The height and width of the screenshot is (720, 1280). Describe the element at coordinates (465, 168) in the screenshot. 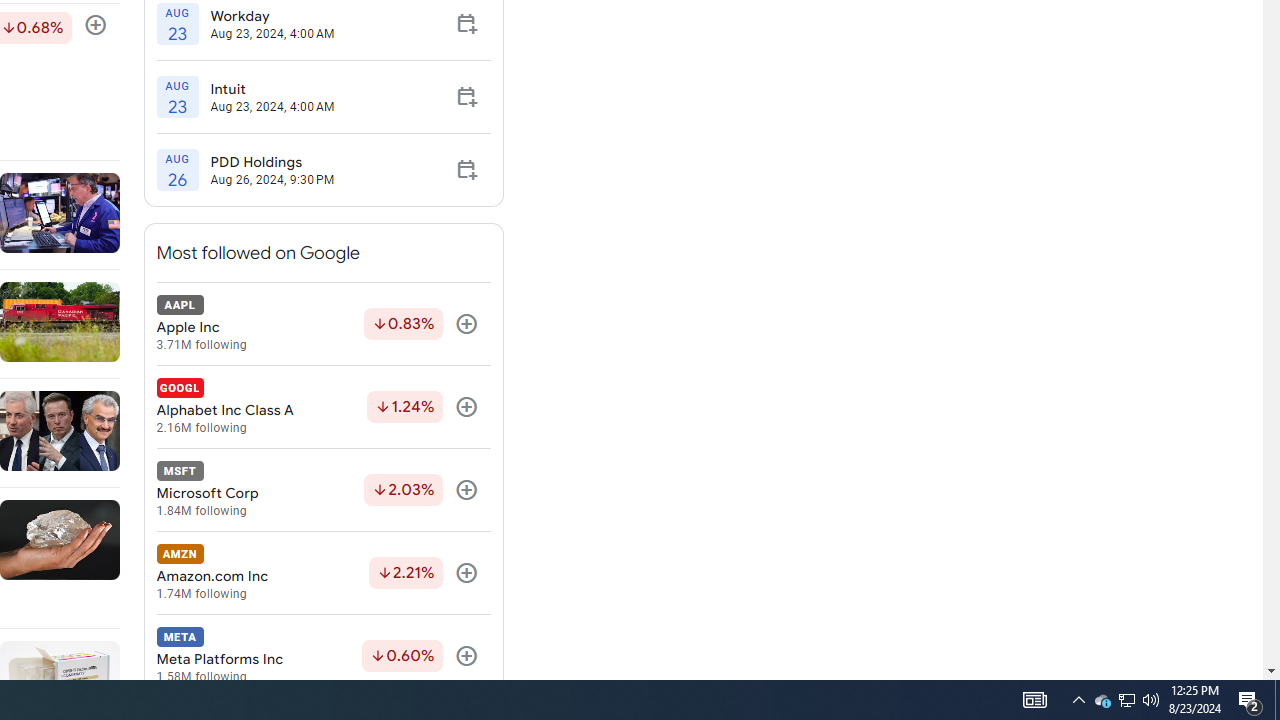

I see `'Add to calendar'` at that location.